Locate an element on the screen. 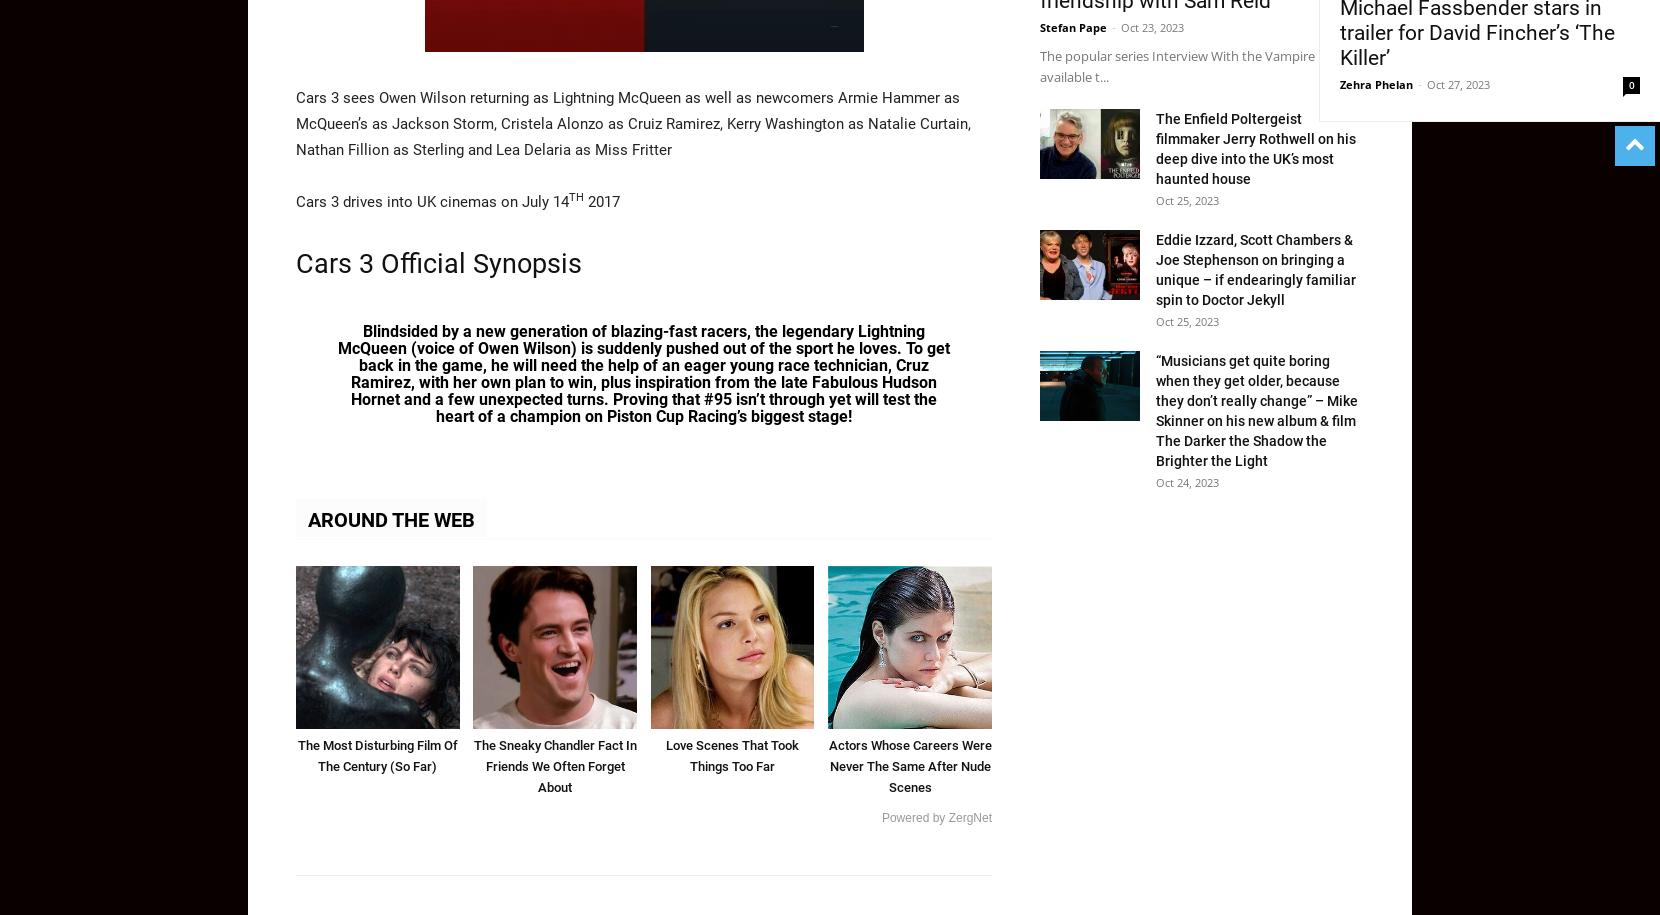 The height and width of the screenshot is (915, 1660). 'Oct 24, 2023' is located at coordinates (1156, 480).